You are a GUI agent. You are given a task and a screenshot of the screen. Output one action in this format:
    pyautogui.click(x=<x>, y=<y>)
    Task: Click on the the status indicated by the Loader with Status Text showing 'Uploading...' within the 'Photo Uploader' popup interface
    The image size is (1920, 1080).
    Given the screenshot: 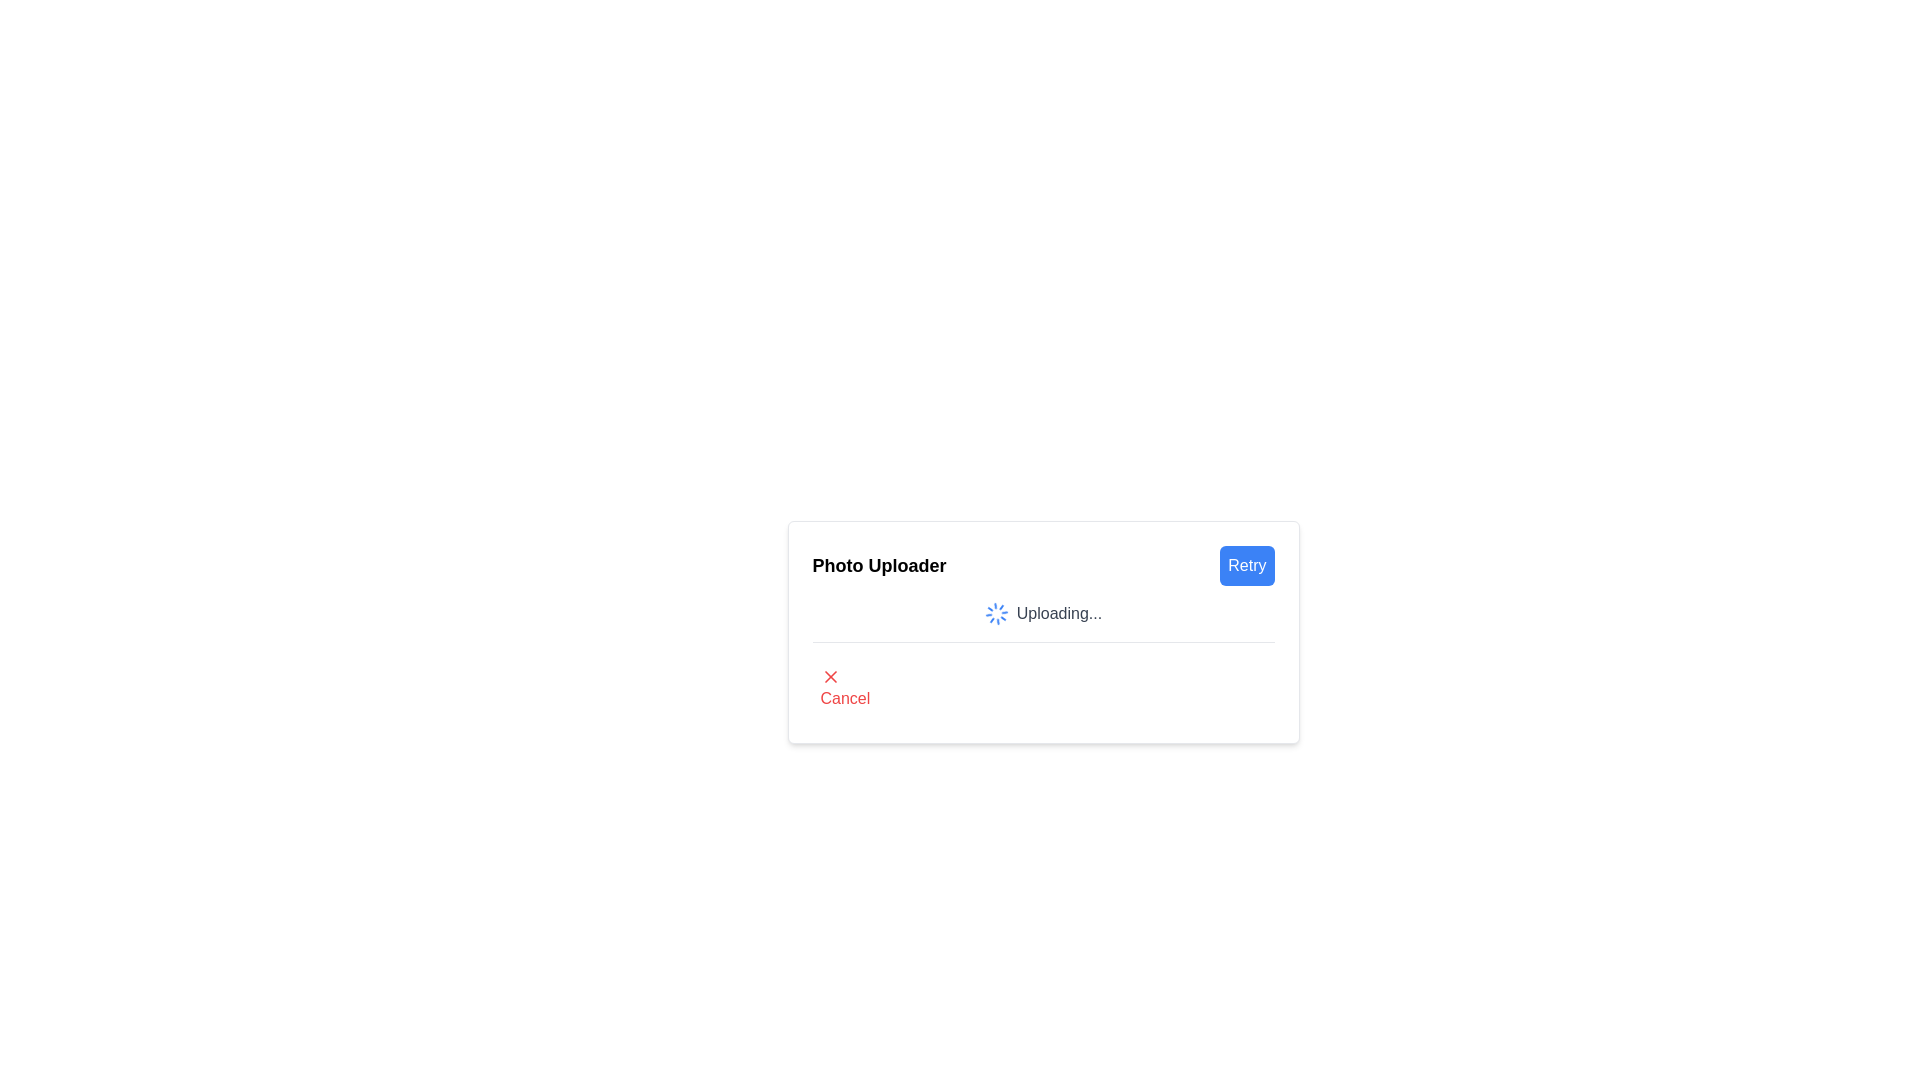 What is the action you would take?
    pyautogui.click(x=1042, y=612)
    